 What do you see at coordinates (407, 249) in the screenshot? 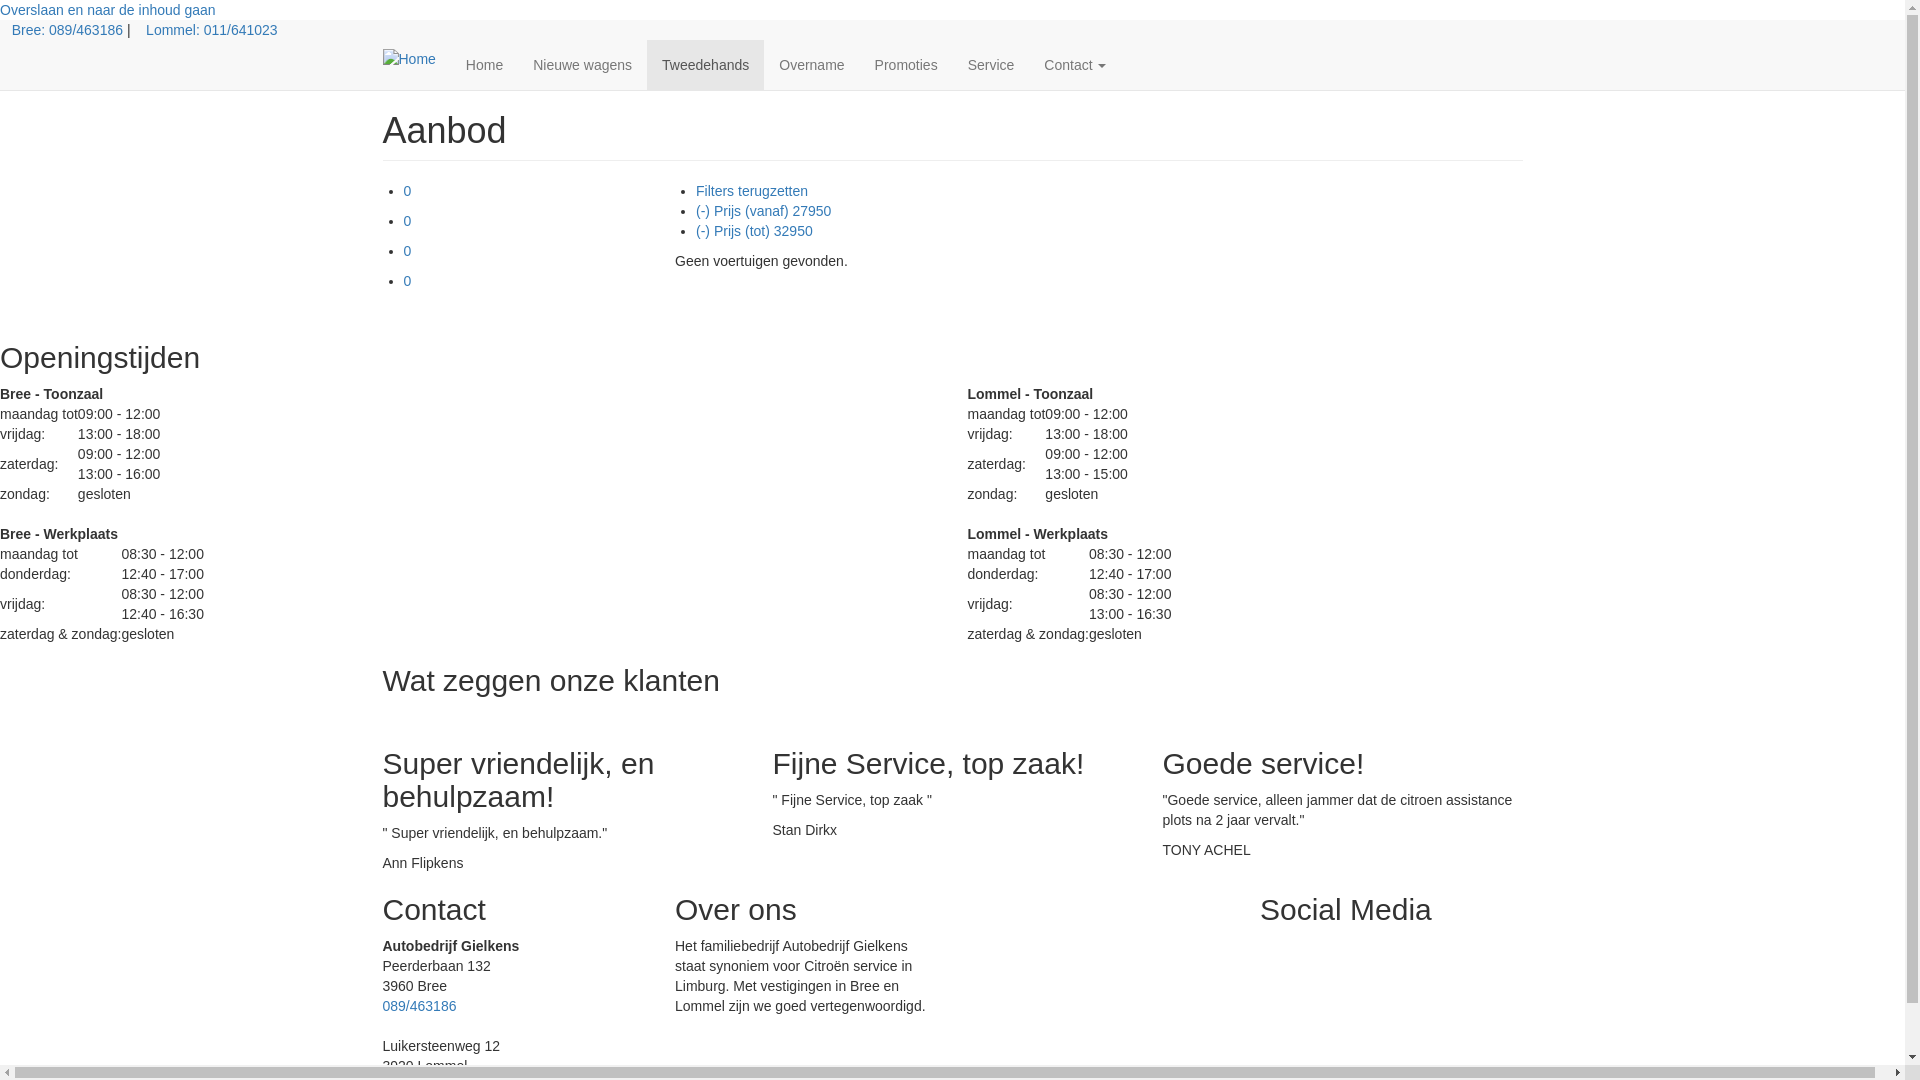
I see `'0'` at bounding box center [407, 249].